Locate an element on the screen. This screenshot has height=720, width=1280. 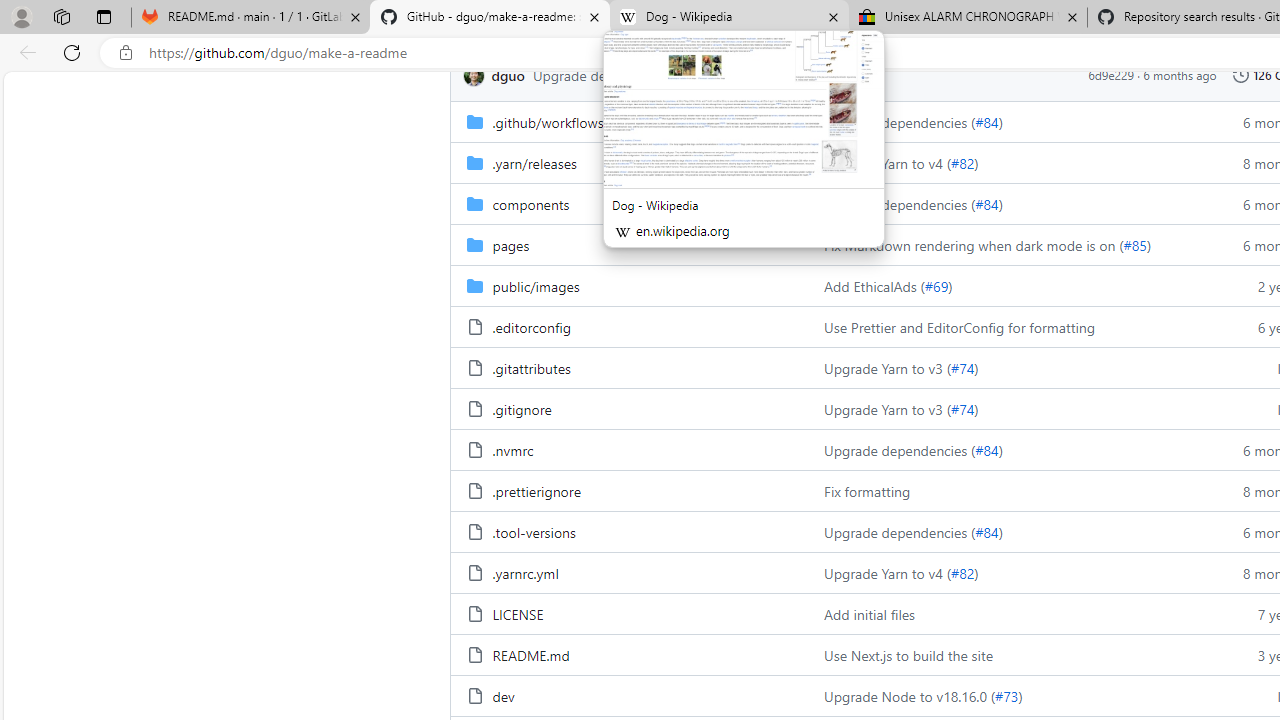
'.prettierignore, (File)' is located at coordinates (536, 491).